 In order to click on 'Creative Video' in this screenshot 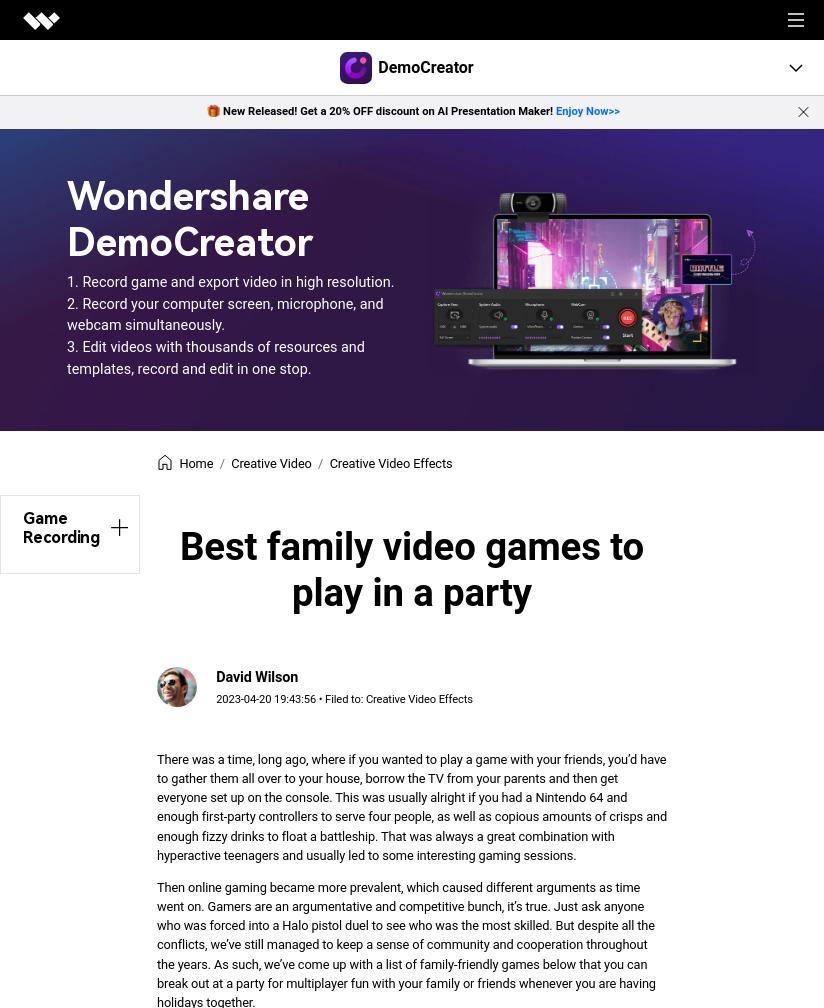, I will do `click(271, 462)`.